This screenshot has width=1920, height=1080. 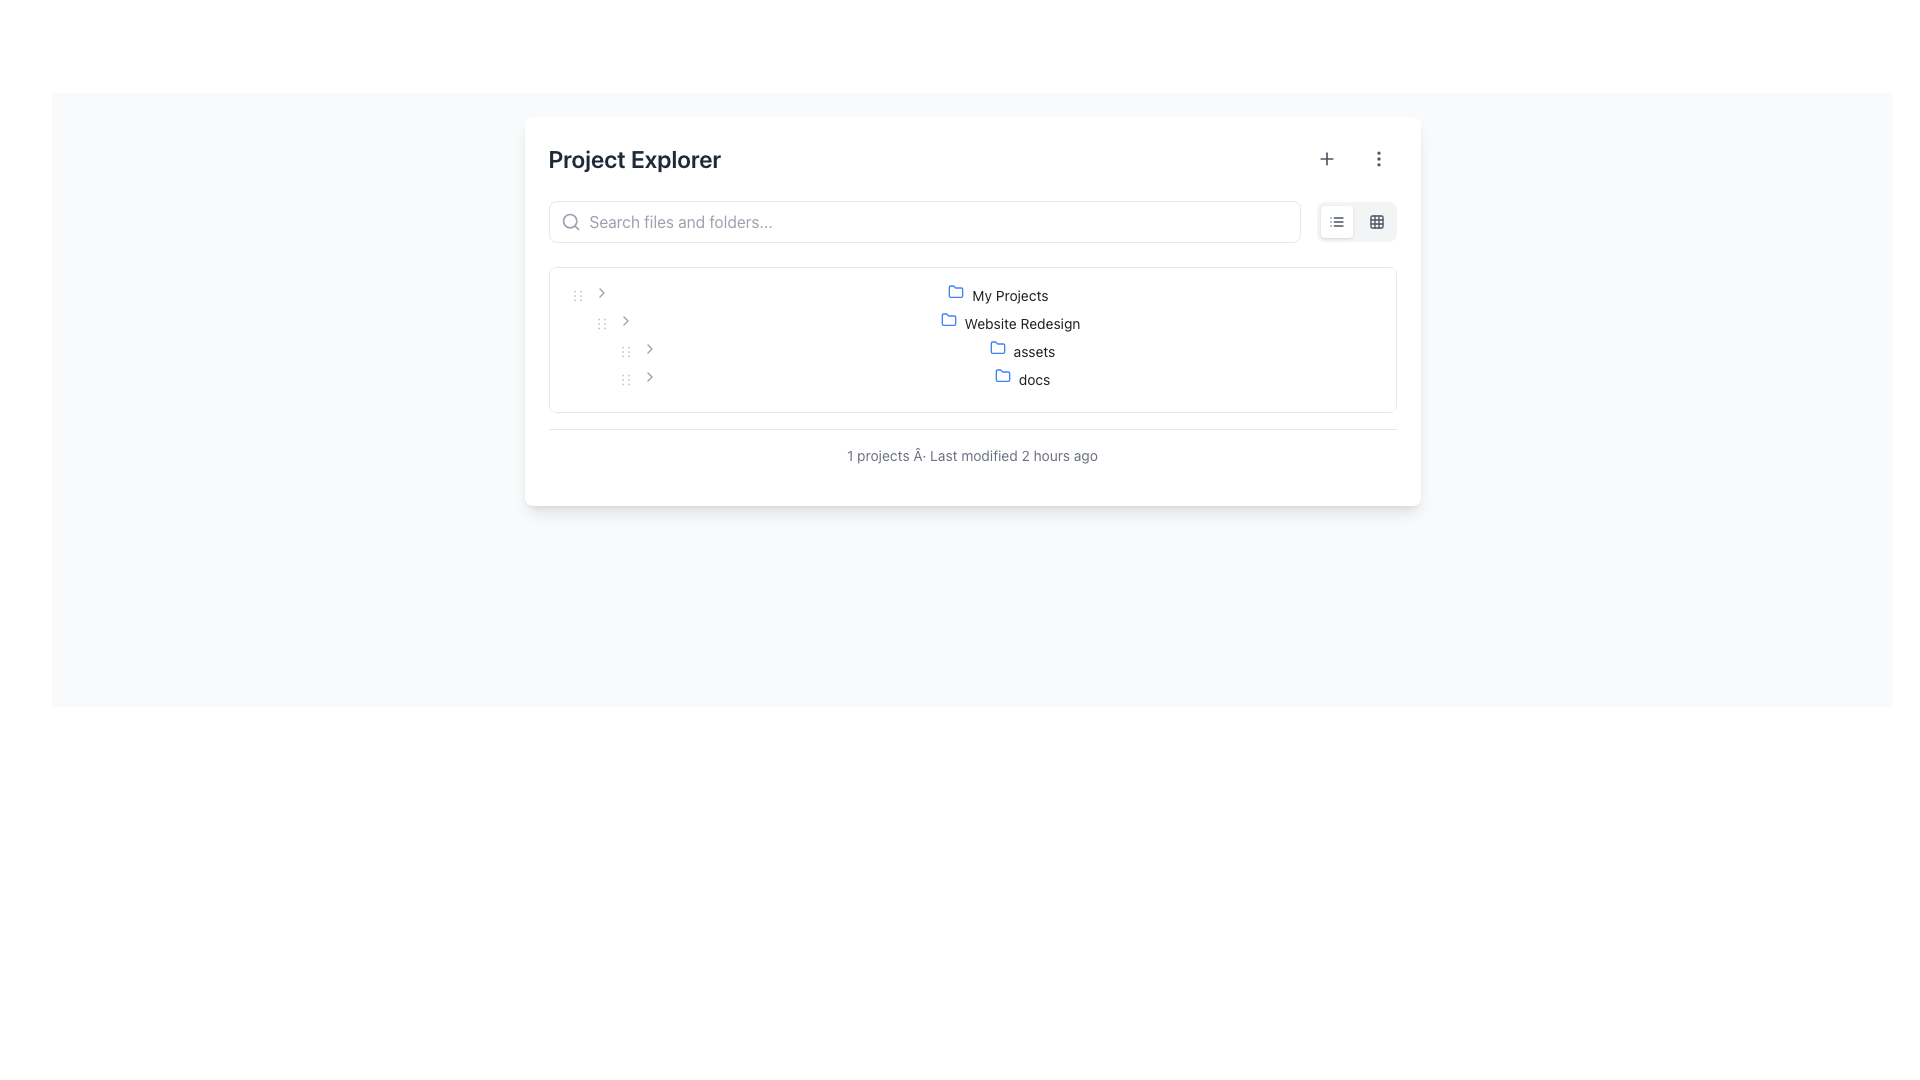 What do you see at coordinates (998, 296) in the screenshot?
I see `the 'My Projects' Tree Node Header` at bounding box center [998, 296].